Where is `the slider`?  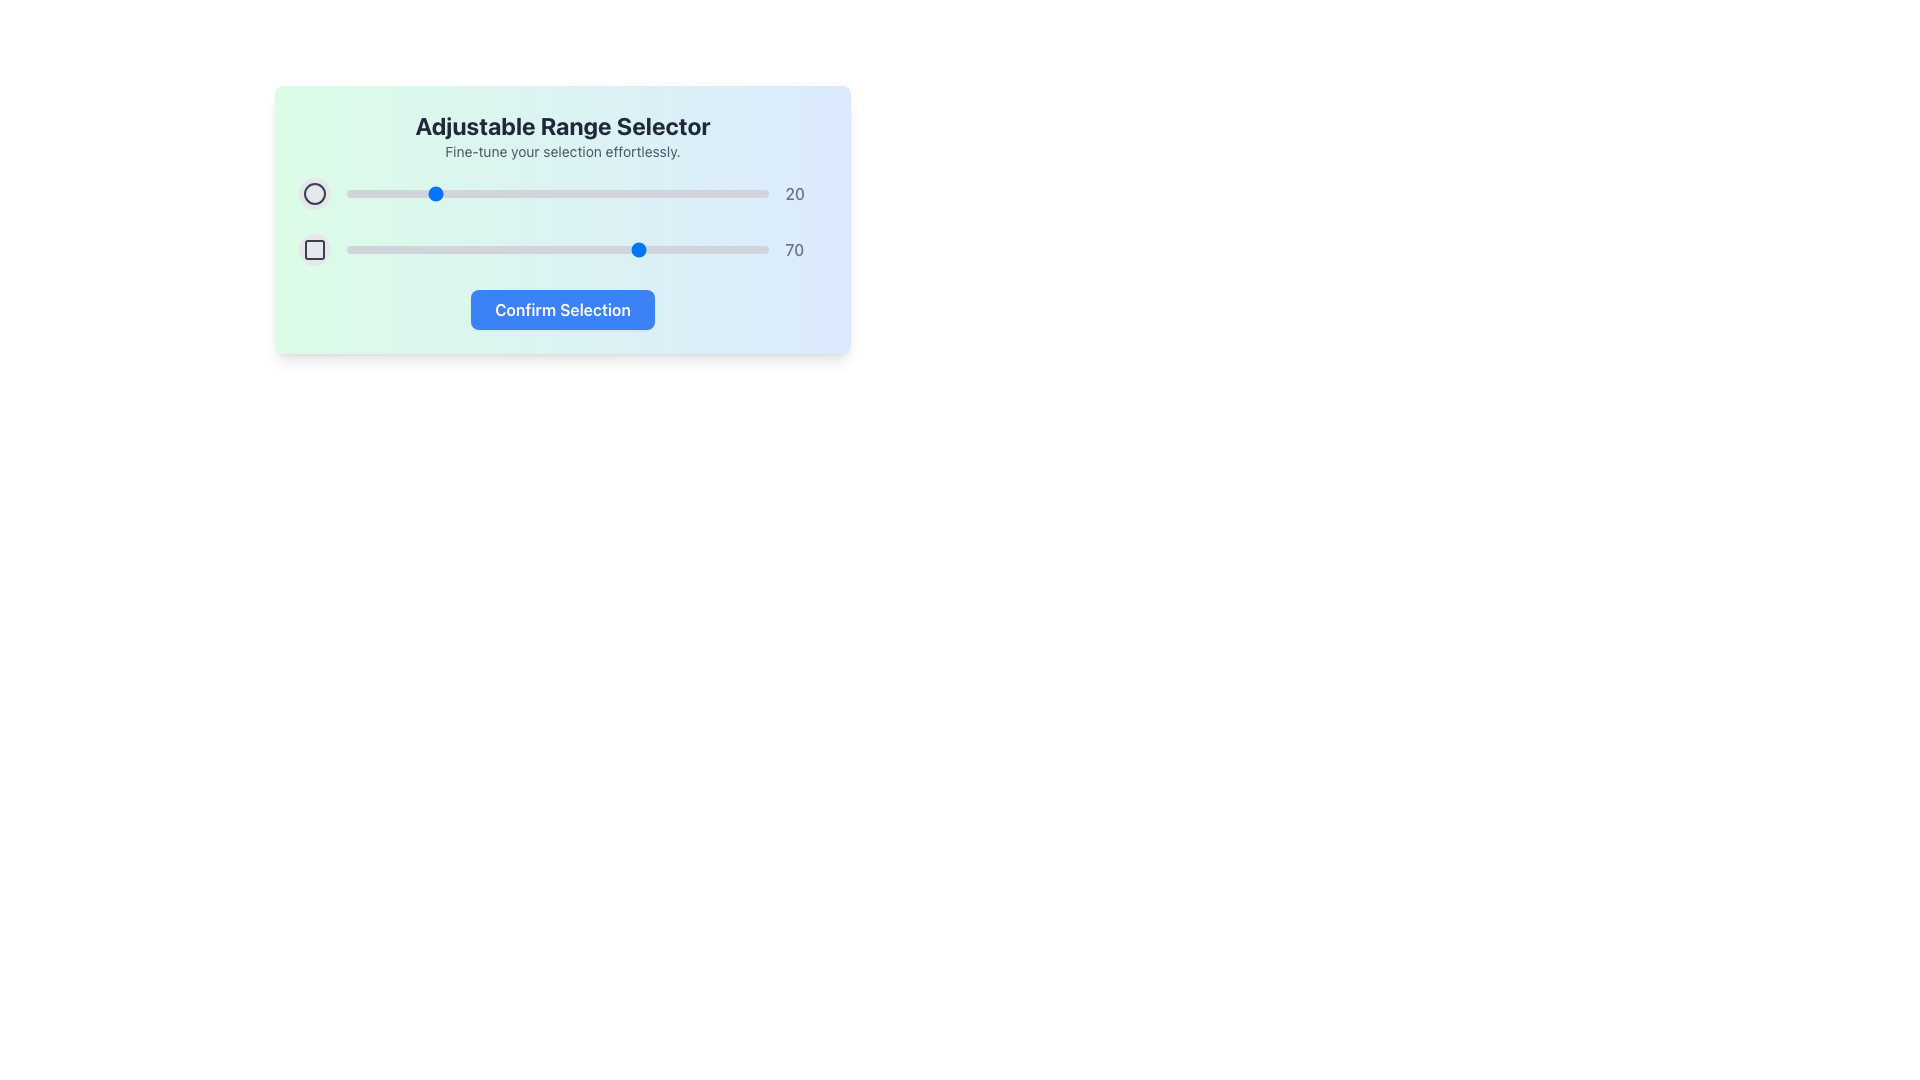 the slider is located at coordinates (763, 249).